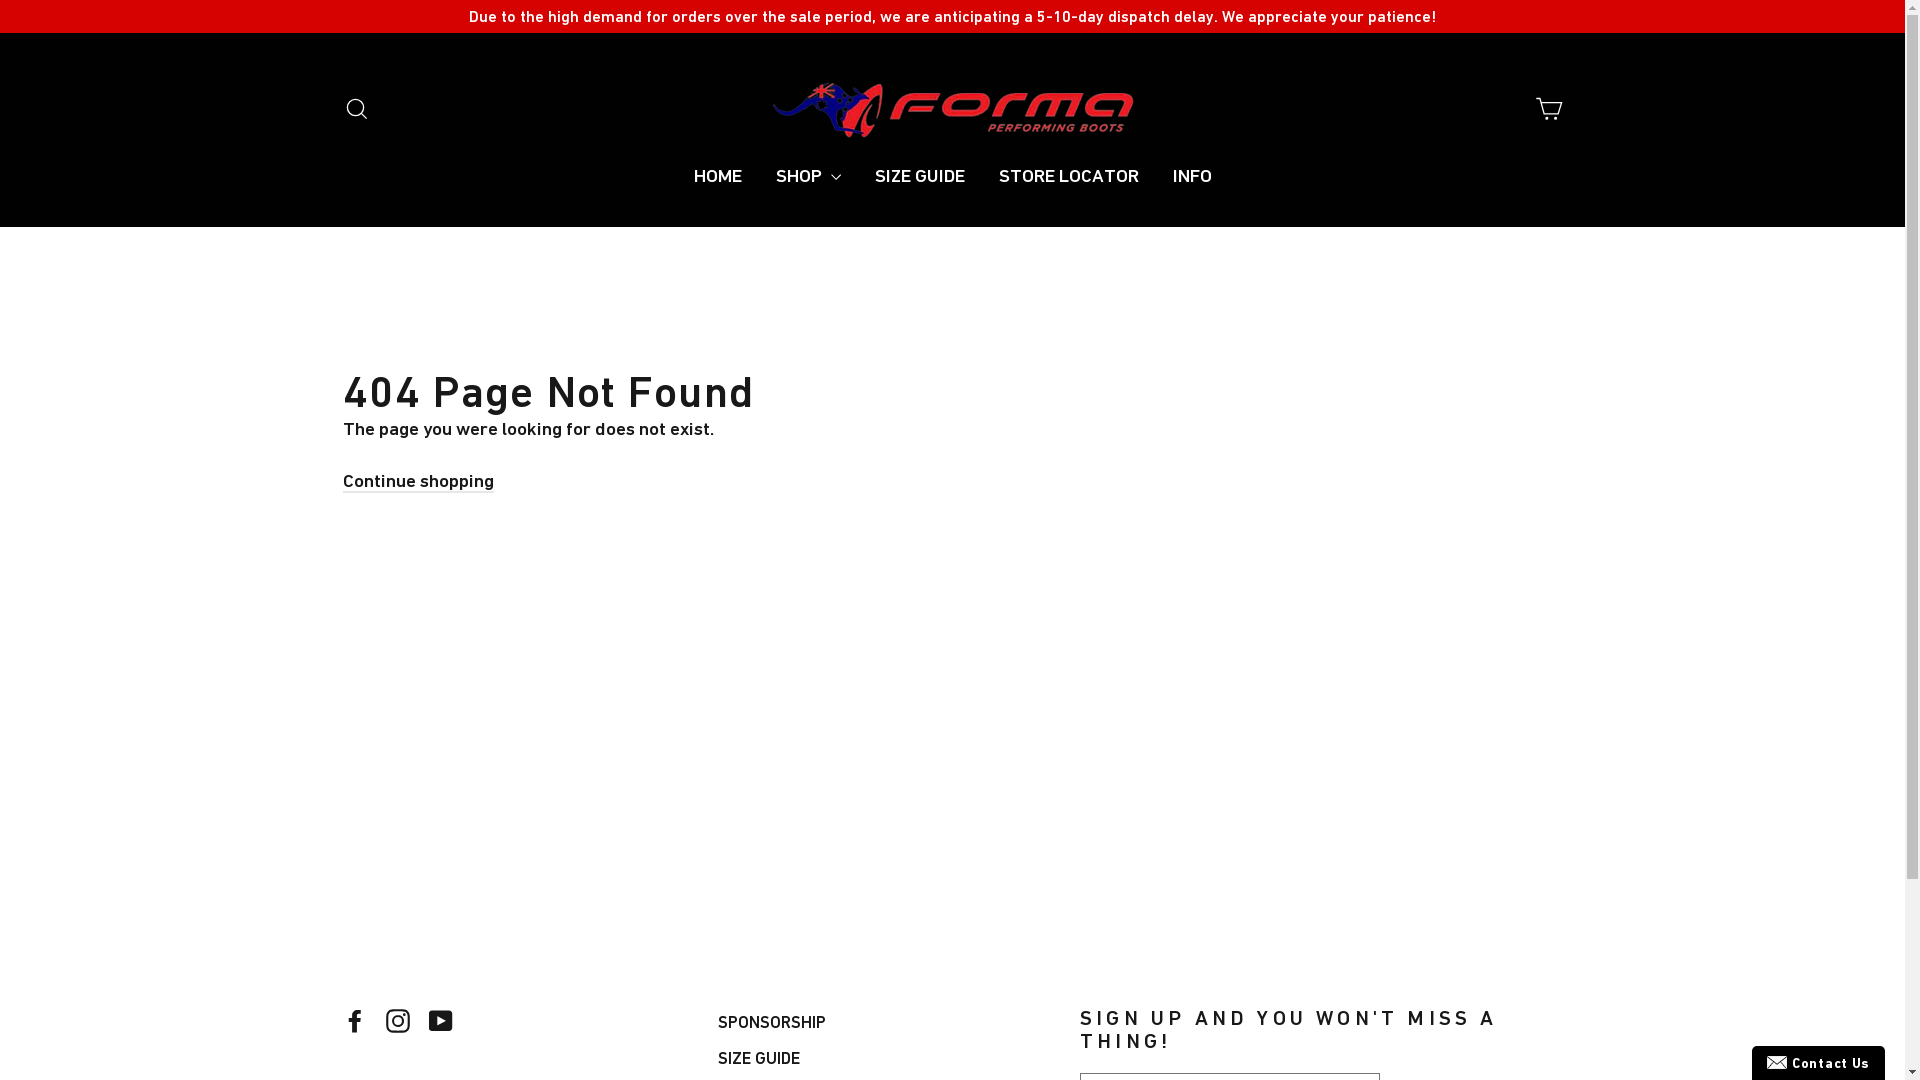 This screenshot has height=1080, width=1920. Describe the element at coordinates (341, 1020) in the screenshot. I see `'Facebook'` at that location.